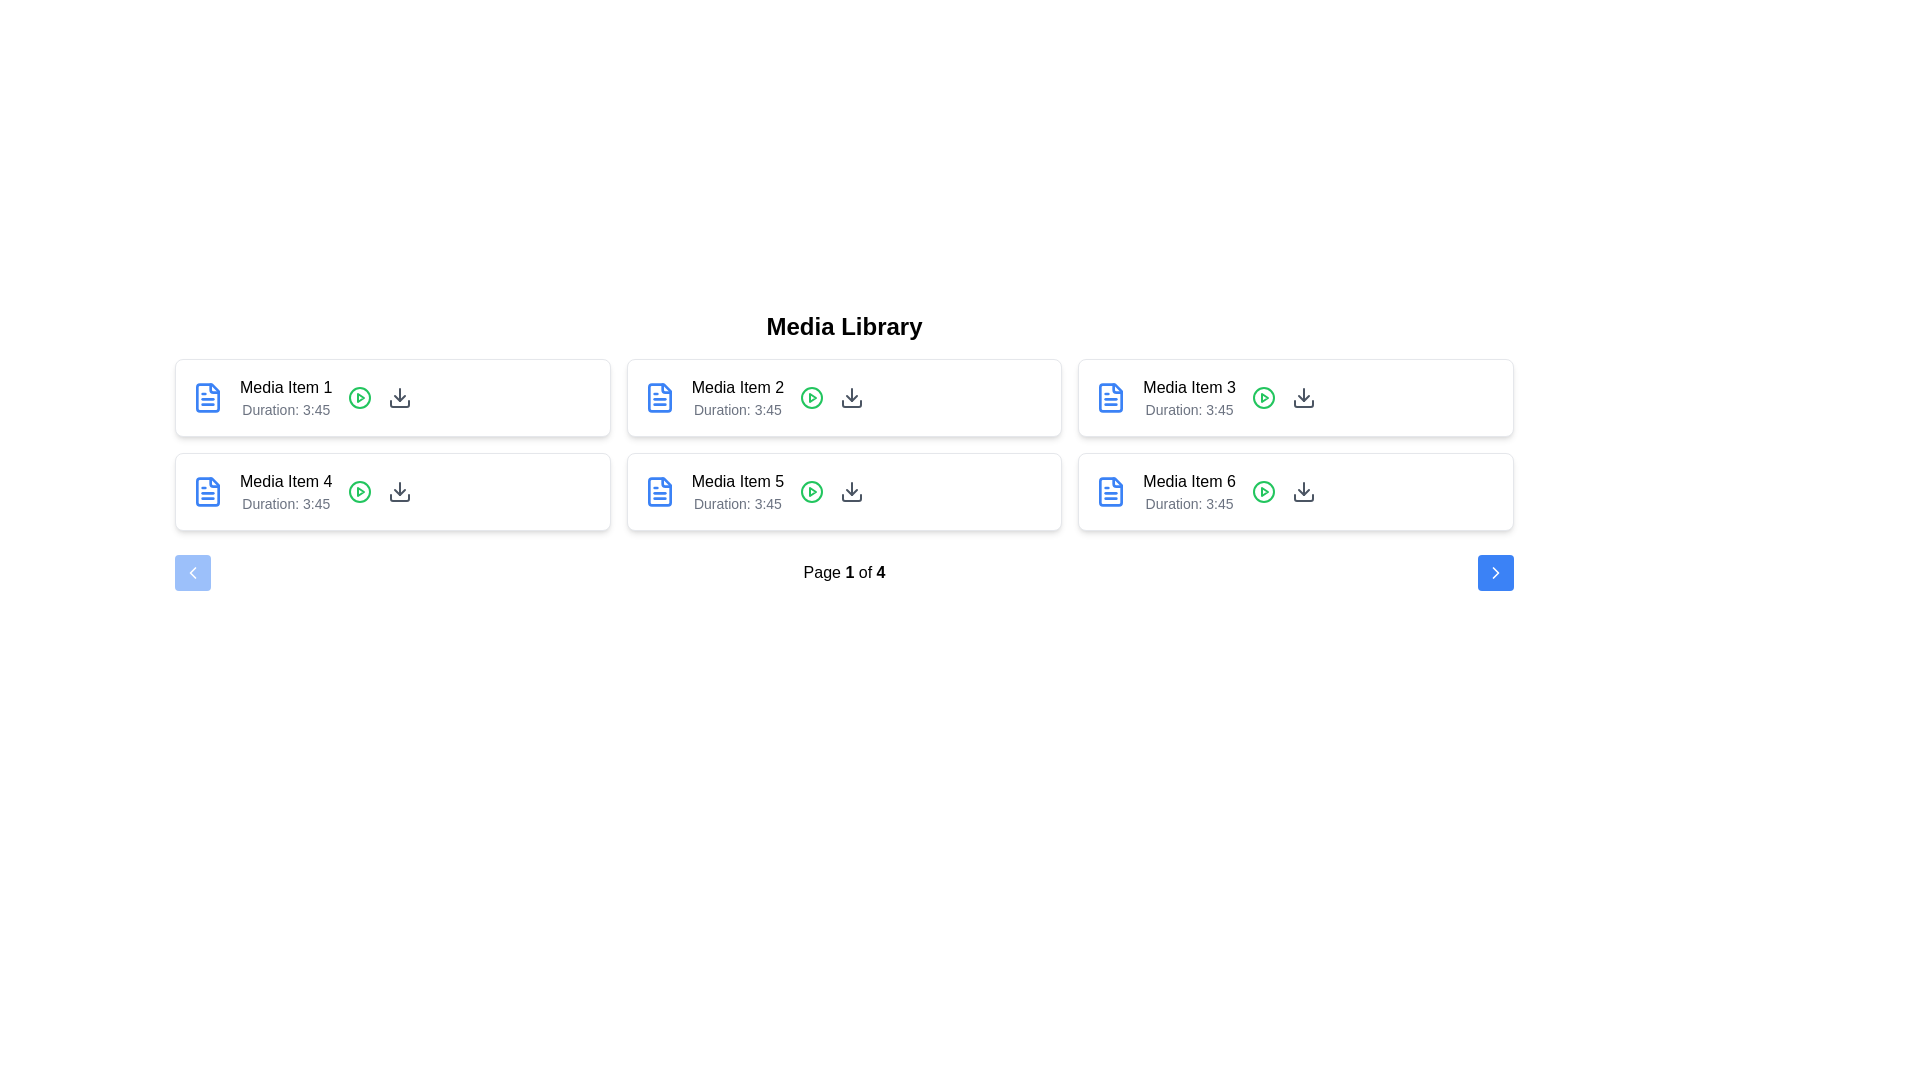 This screenshot has height=1080, width=1920. What do you see at coordinates (736, 503) in the screenshot?
I see `the Text Label displaying 'Duration: 3:45', which is styled in gray and located below 'Media Item 5' in the grid layout` at bounding box center [736, 503].